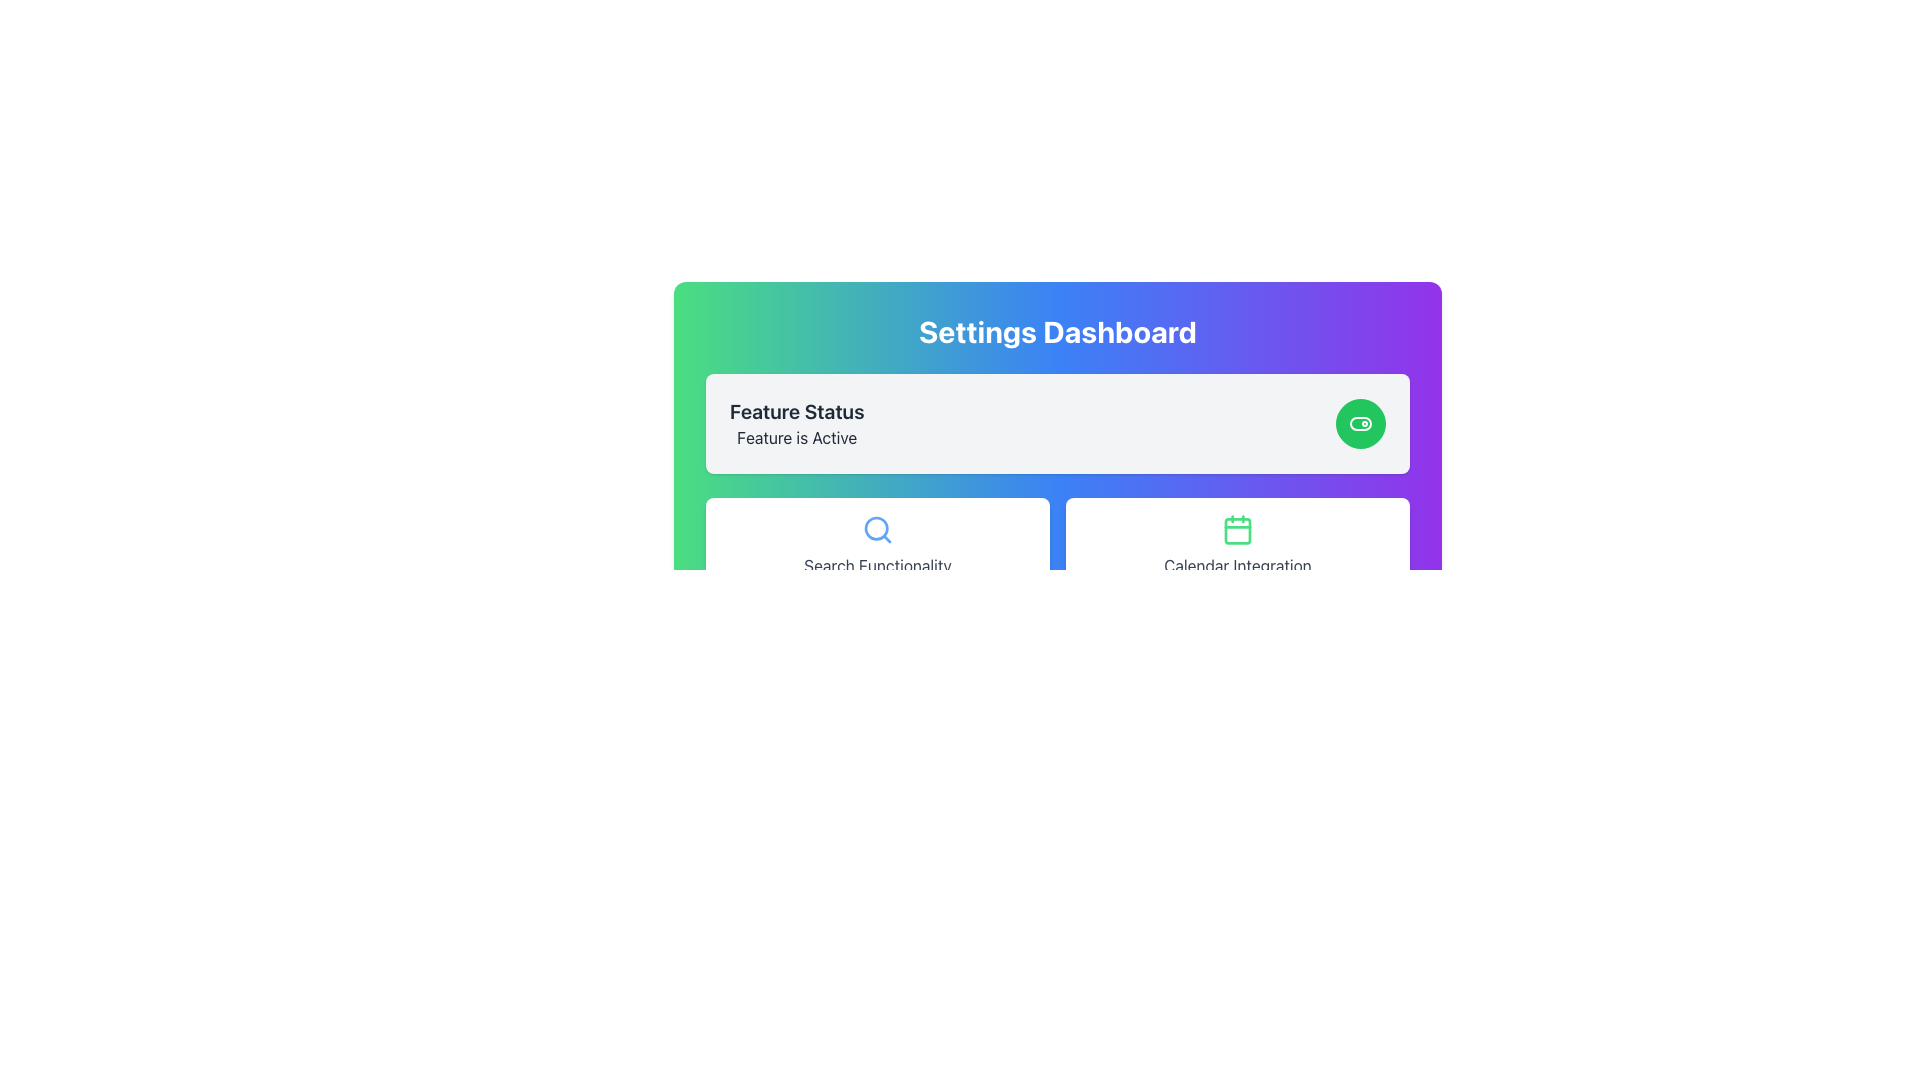  Describe the element at coordinates (796, 437) in the screenshot. I see `the Text Label that indicates the feature is currently active, located beneath the 'Feature Status' text` at that location.